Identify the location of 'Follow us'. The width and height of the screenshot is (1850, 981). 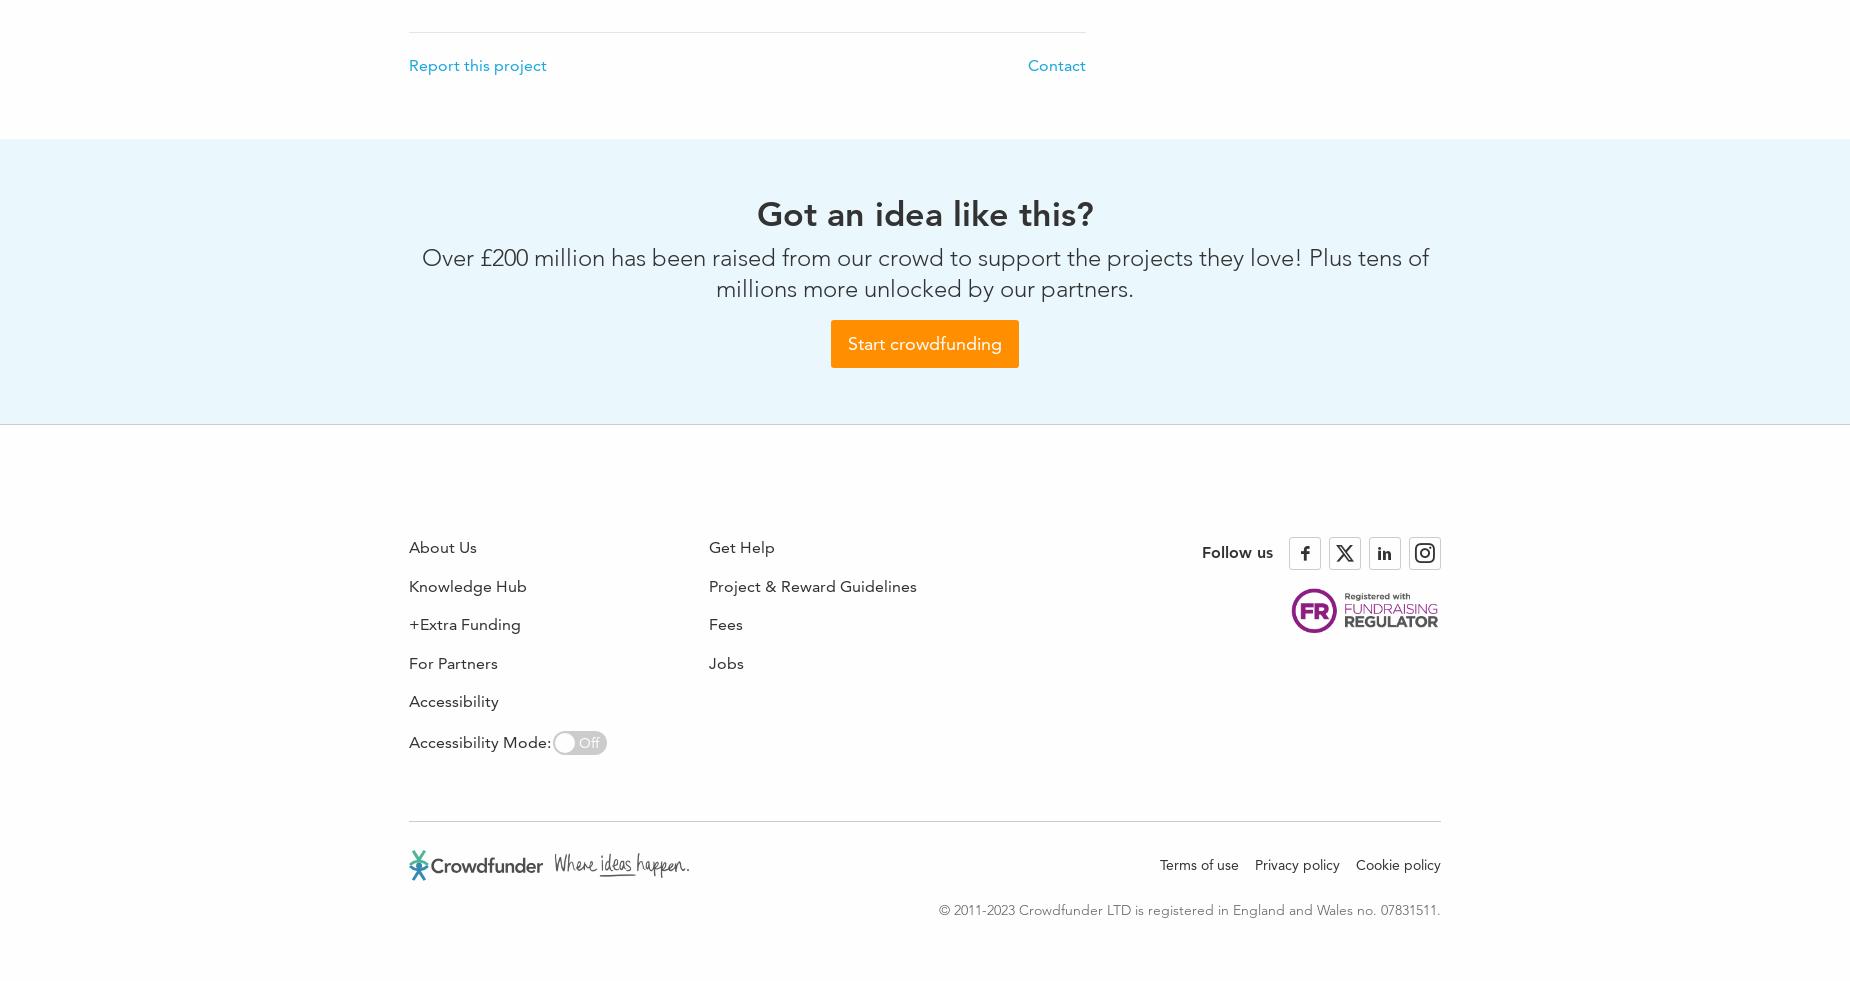
(1236, 552).